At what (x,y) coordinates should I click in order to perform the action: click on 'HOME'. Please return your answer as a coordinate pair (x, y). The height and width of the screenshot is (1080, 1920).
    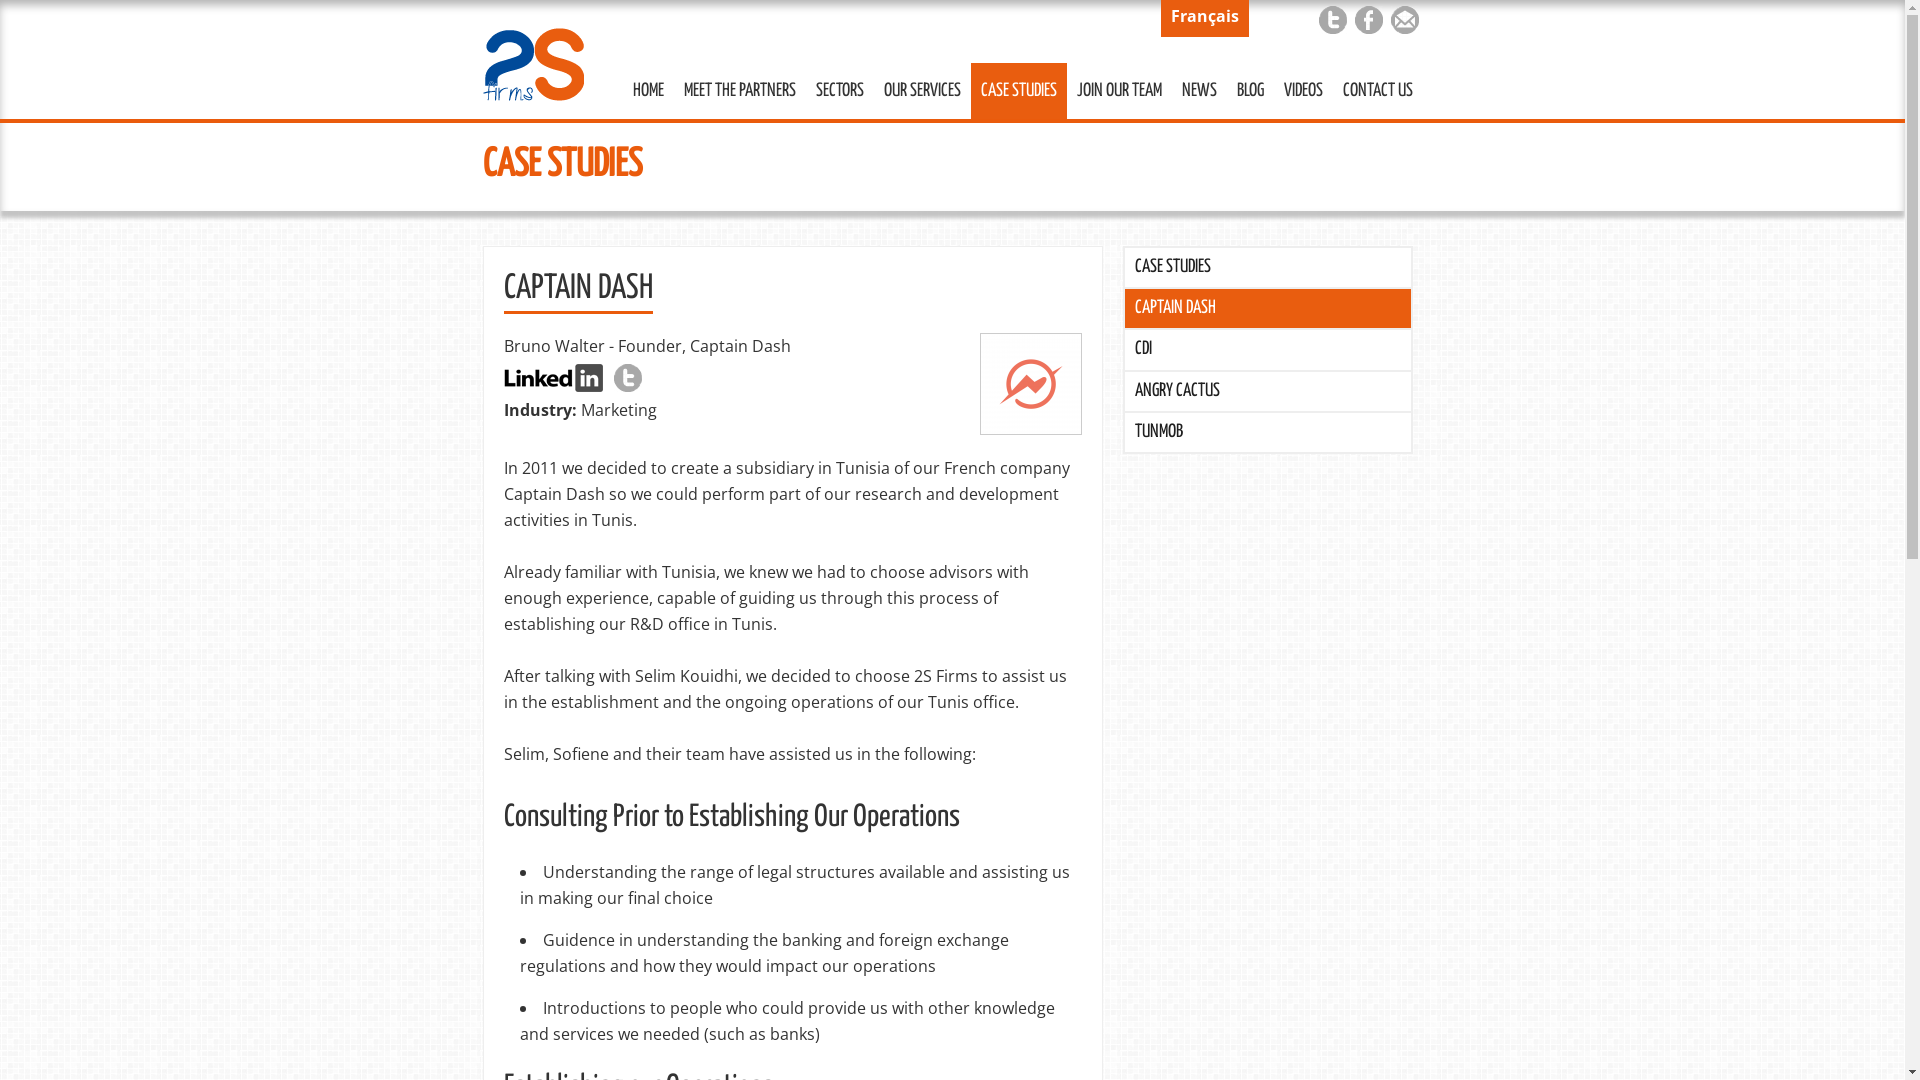
    Looking at the image, I should click on (647, 91).